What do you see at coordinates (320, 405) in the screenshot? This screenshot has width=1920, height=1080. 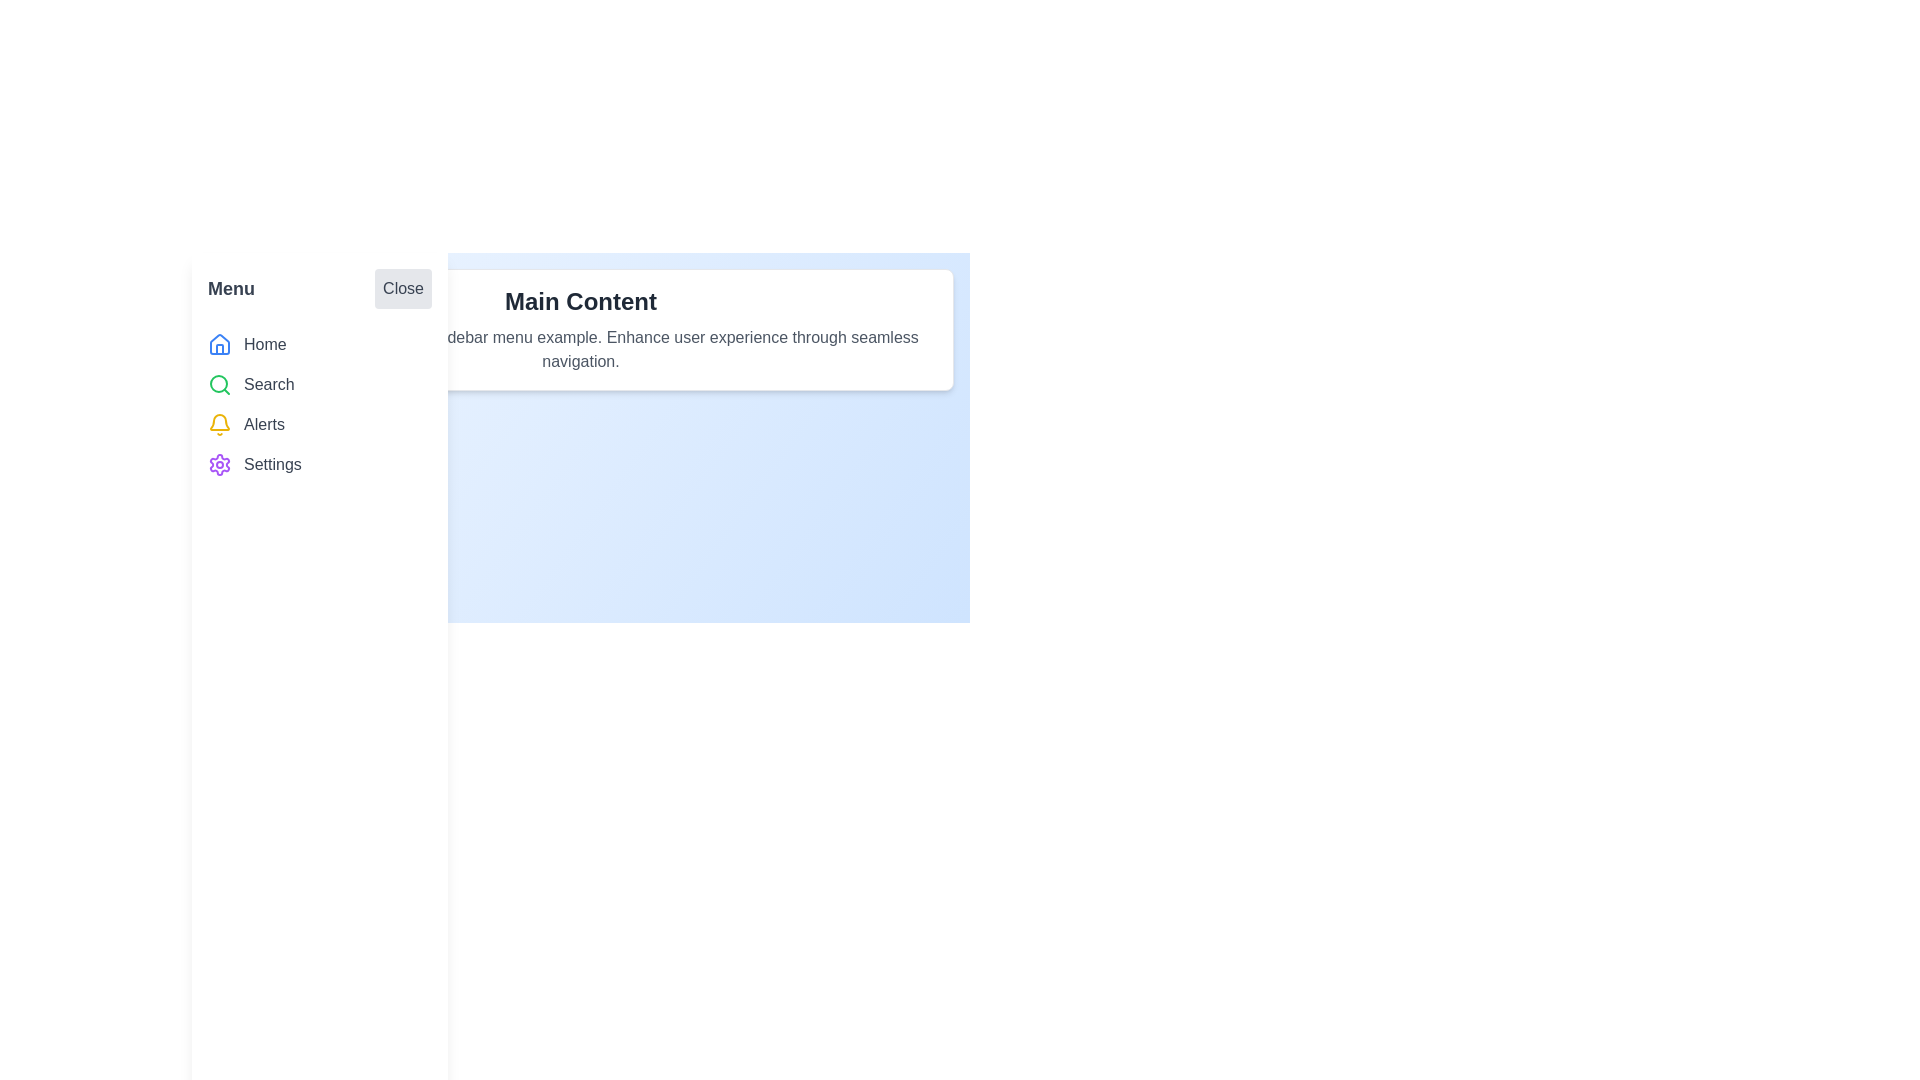 I see `the 'Search' option in the vertical navigation menu located in the sidebar on the left side of the interface, below the title 'Menu' and 'Close' button` at bounding box center [320, 405].